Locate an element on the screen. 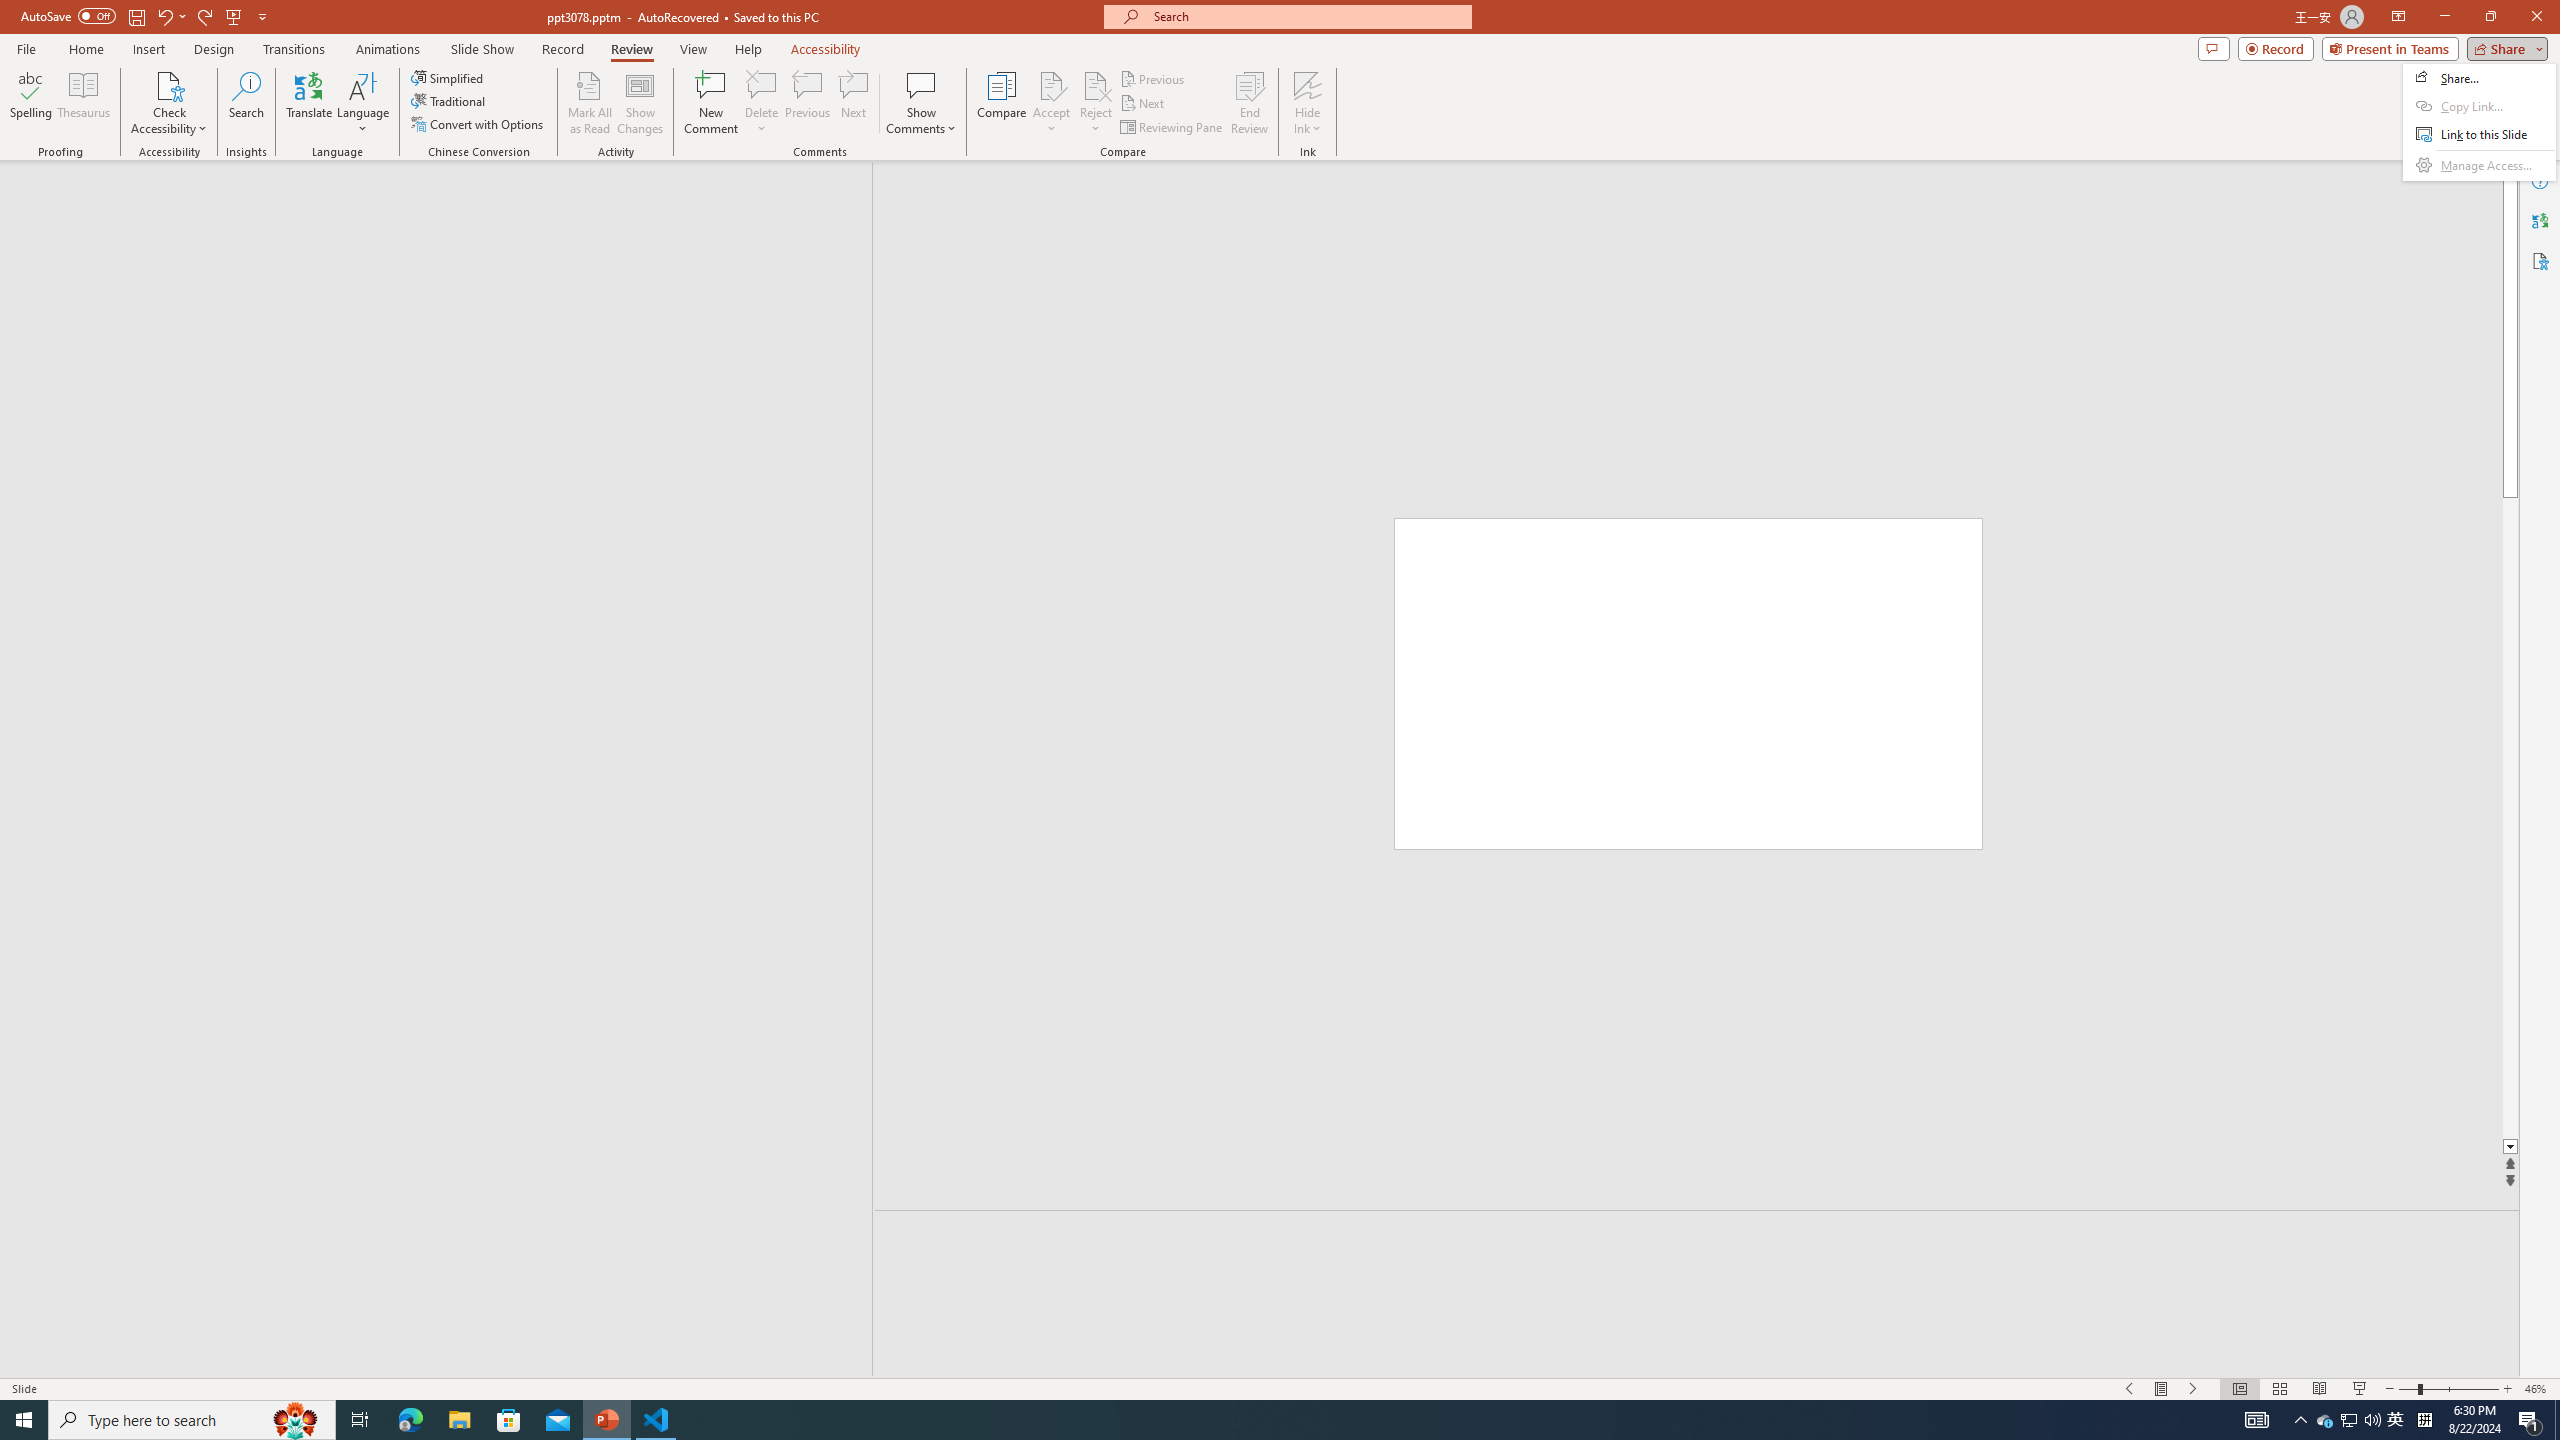  'Traditional' is located at coordinates (448, 99).